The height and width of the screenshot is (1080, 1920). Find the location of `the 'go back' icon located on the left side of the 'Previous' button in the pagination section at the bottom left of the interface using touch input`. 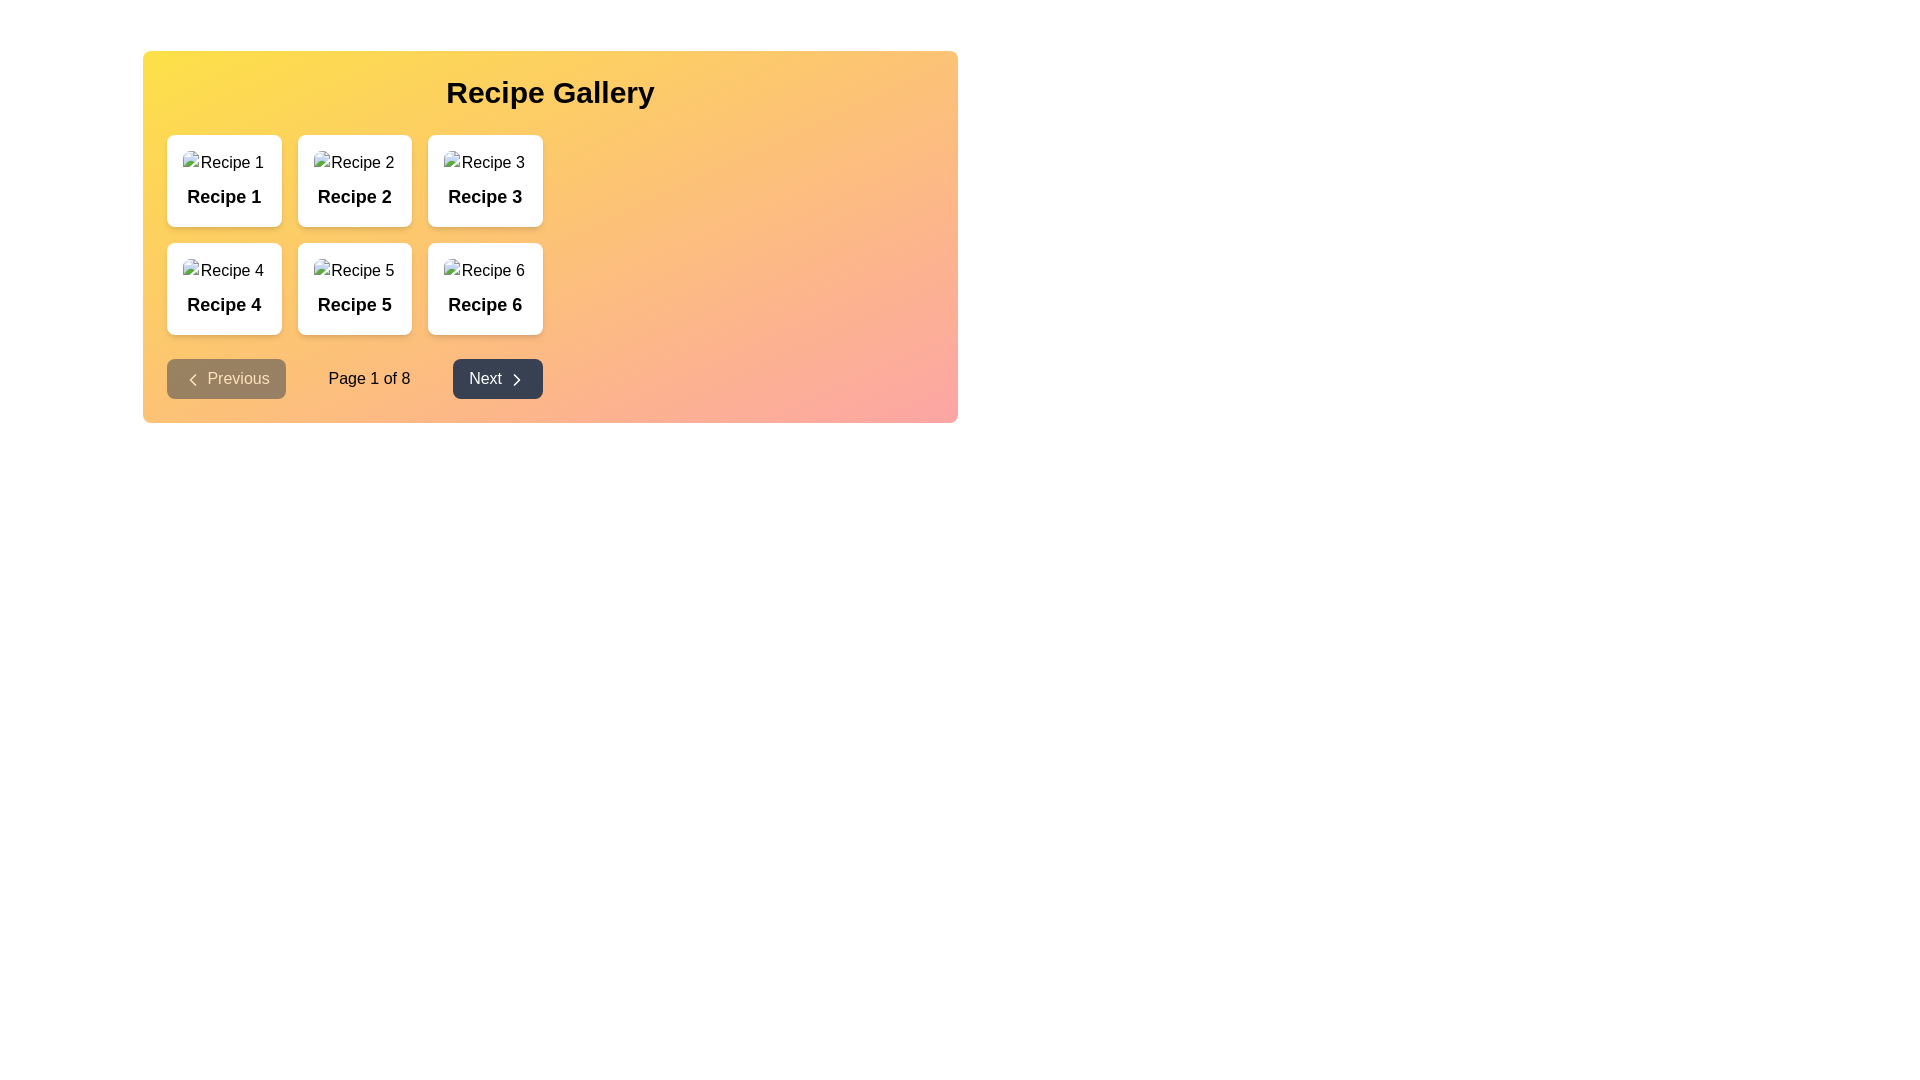

the 'go back' icon located on the left side of the 'Previous' button in the pagination section at the bottom left of the interface using touch input is located at coordinates (192, 378).